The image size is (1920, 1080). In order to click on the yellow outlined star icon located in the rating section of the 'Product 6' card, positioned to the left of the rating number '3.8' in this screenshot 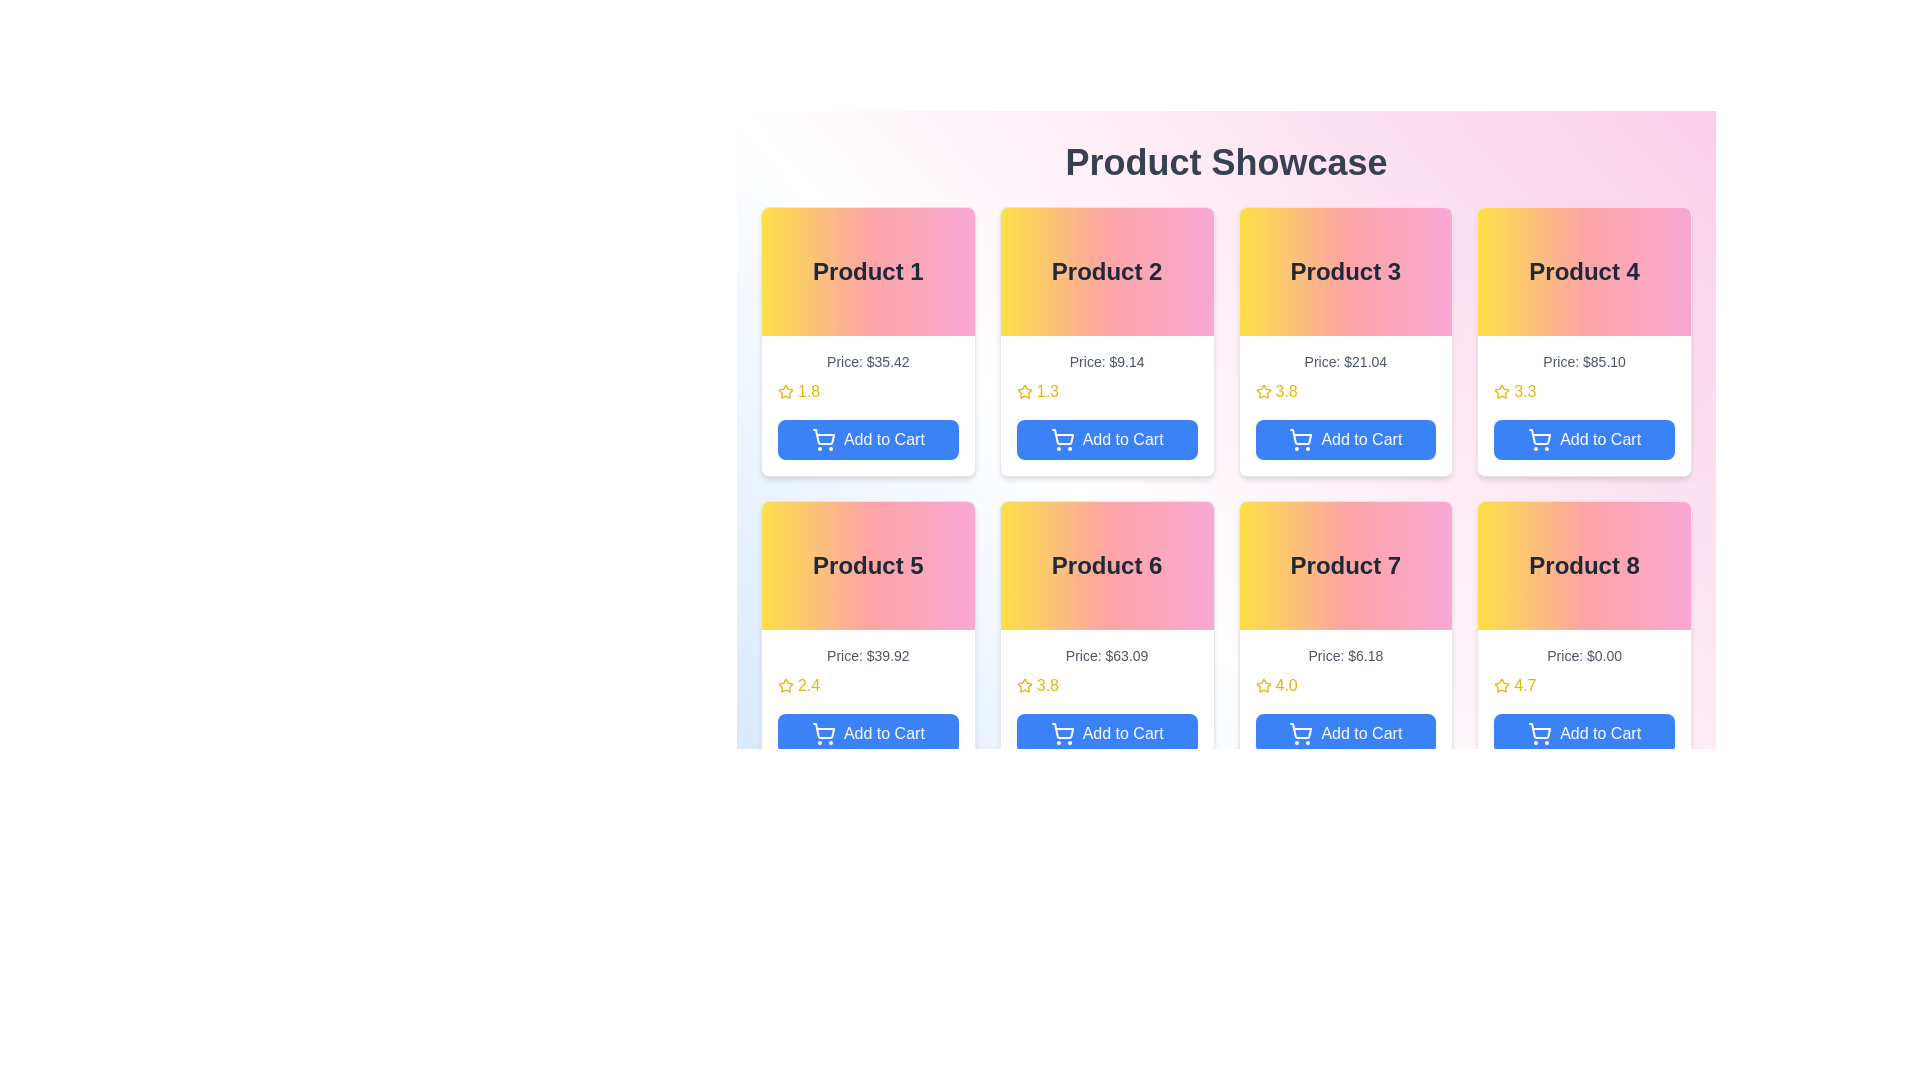, I will do `click(1024, 685)`.